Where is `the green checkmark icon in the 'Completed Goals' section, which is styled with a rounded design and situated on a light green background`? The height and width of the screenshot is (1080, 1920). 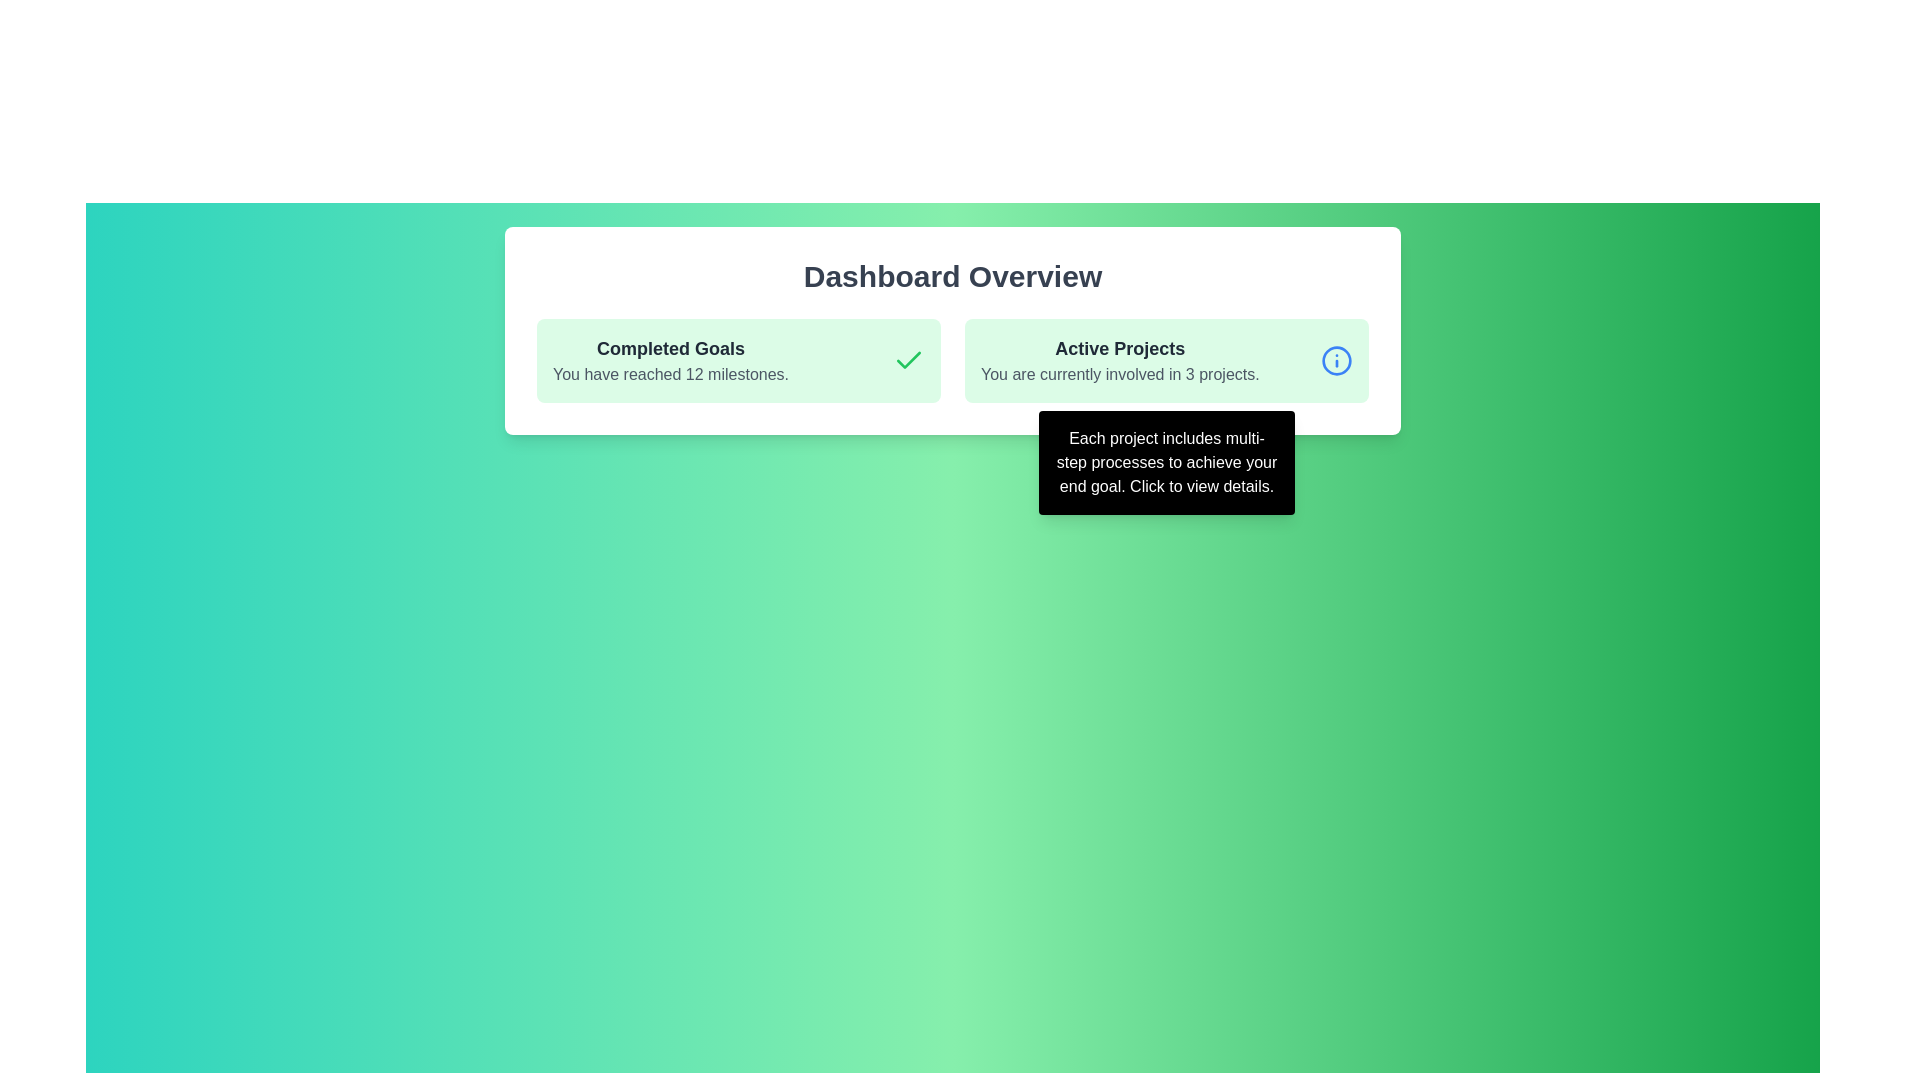 the green checkmark icon in the 'Completed Goals' section, which is styled with a rounded design and situated on a light green background is located at coordinates (907, 361).